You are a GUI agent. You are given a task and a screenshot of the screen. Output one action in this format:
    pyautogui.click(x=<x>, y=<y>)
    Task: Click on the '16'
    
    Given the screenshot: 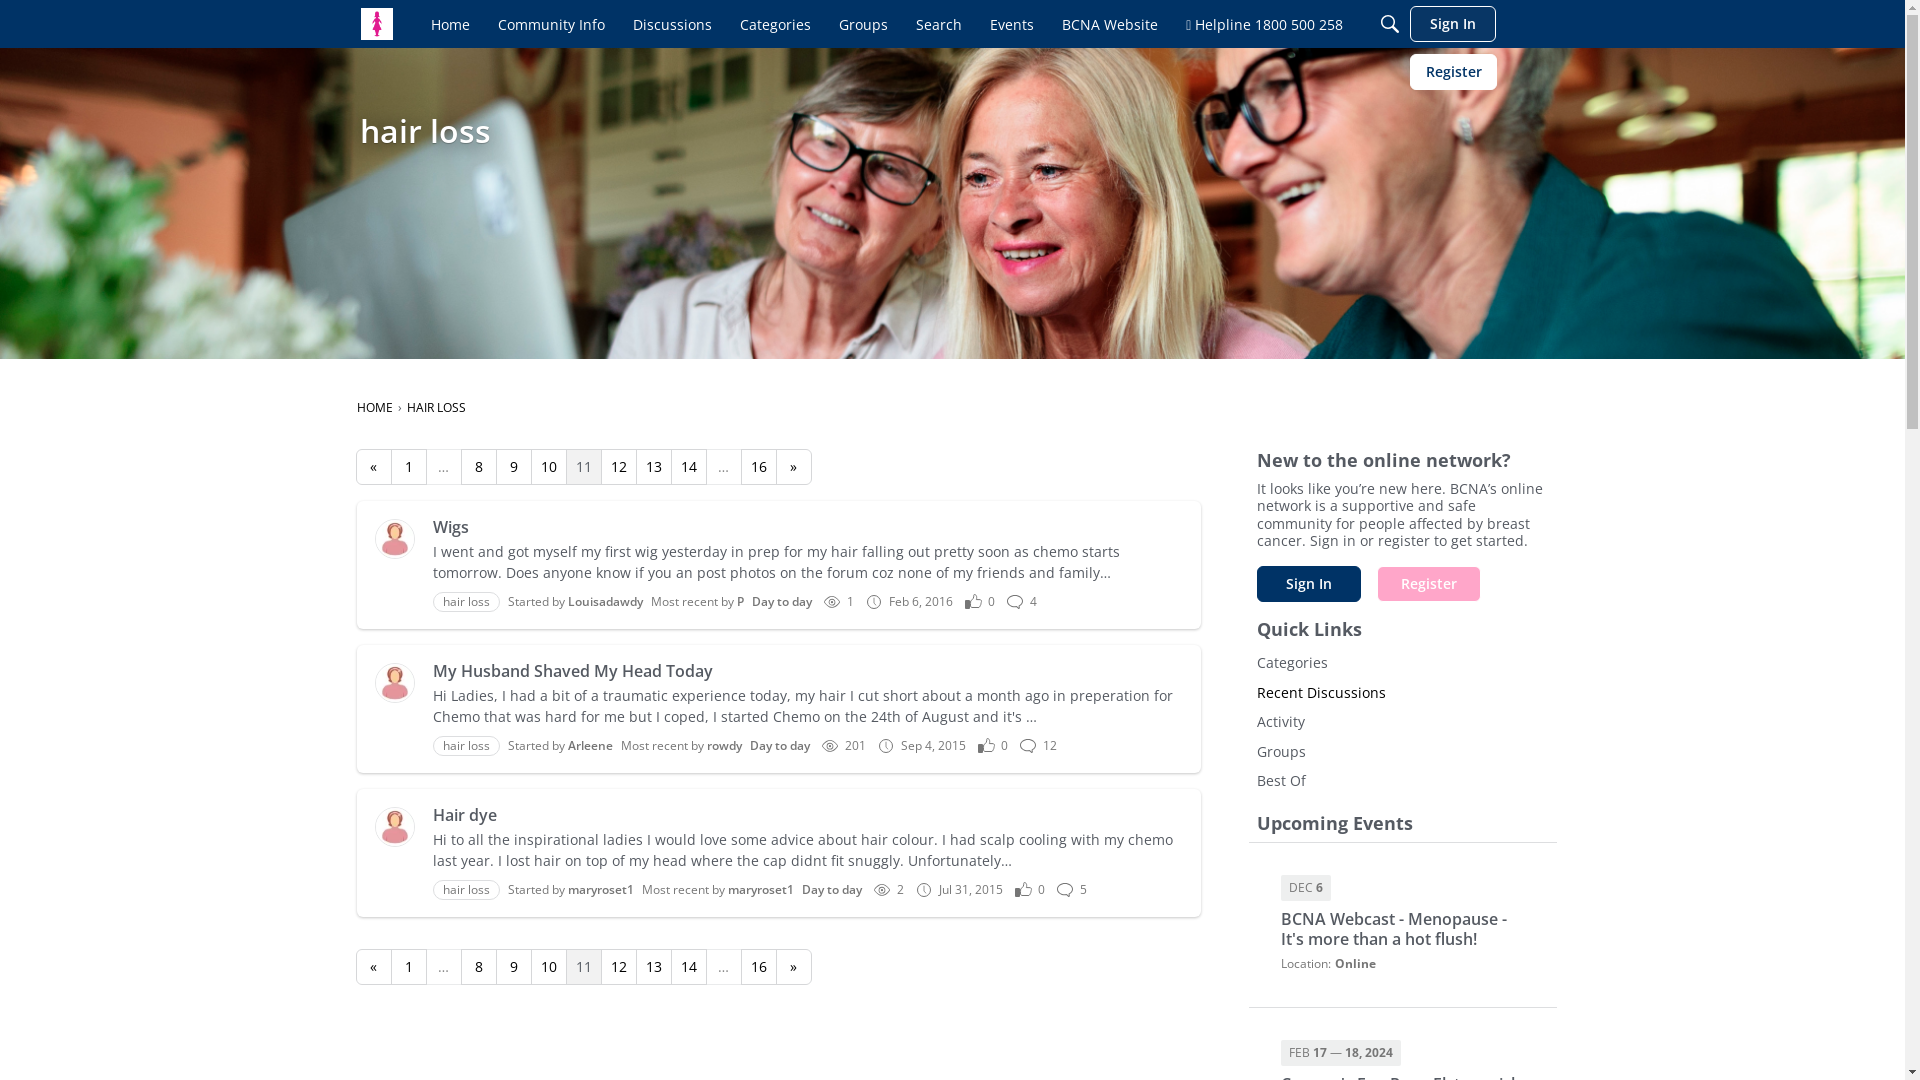 What is the action you would take?
    pyautogui.click(x=738, y=466)
    